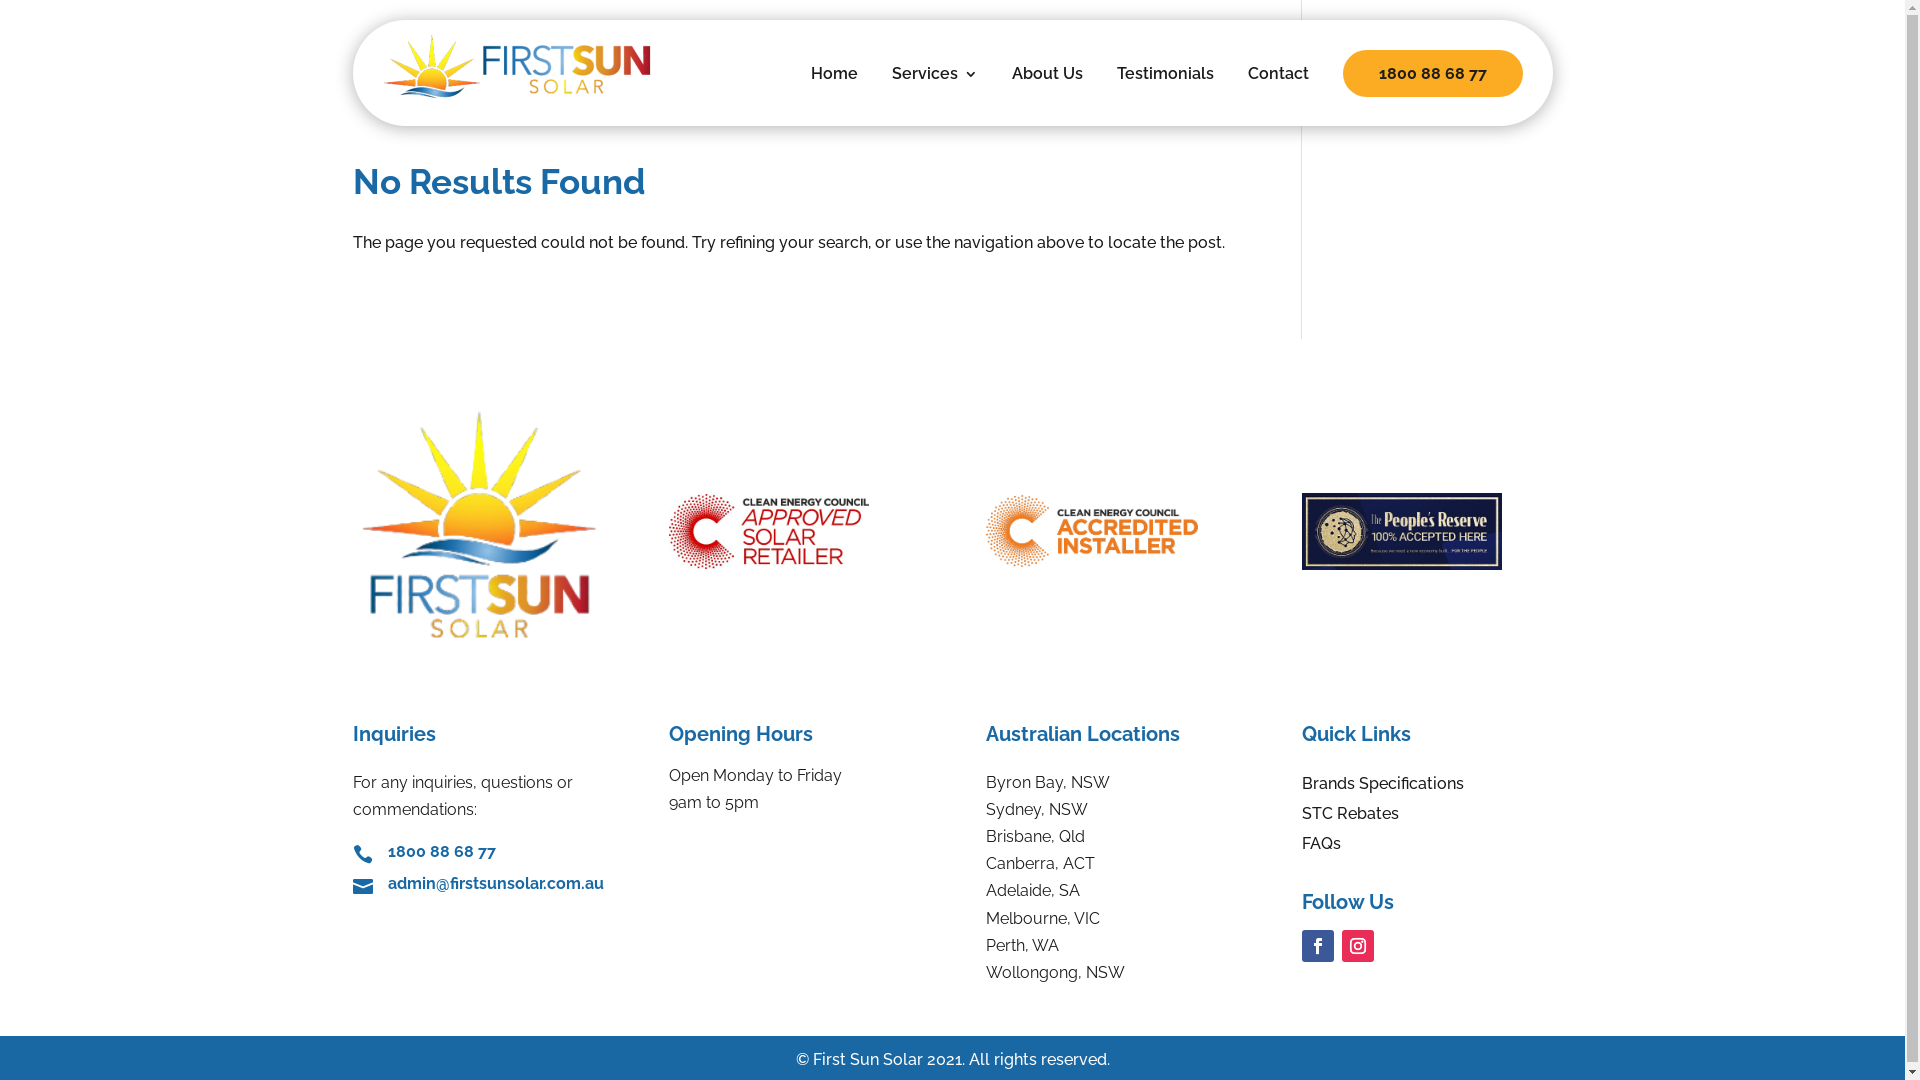 This screenshot has width=1920, height=1080. Describe the element at coordinates (1350, 817) in the screenshot. I see `'STC Rebates'` at that location.